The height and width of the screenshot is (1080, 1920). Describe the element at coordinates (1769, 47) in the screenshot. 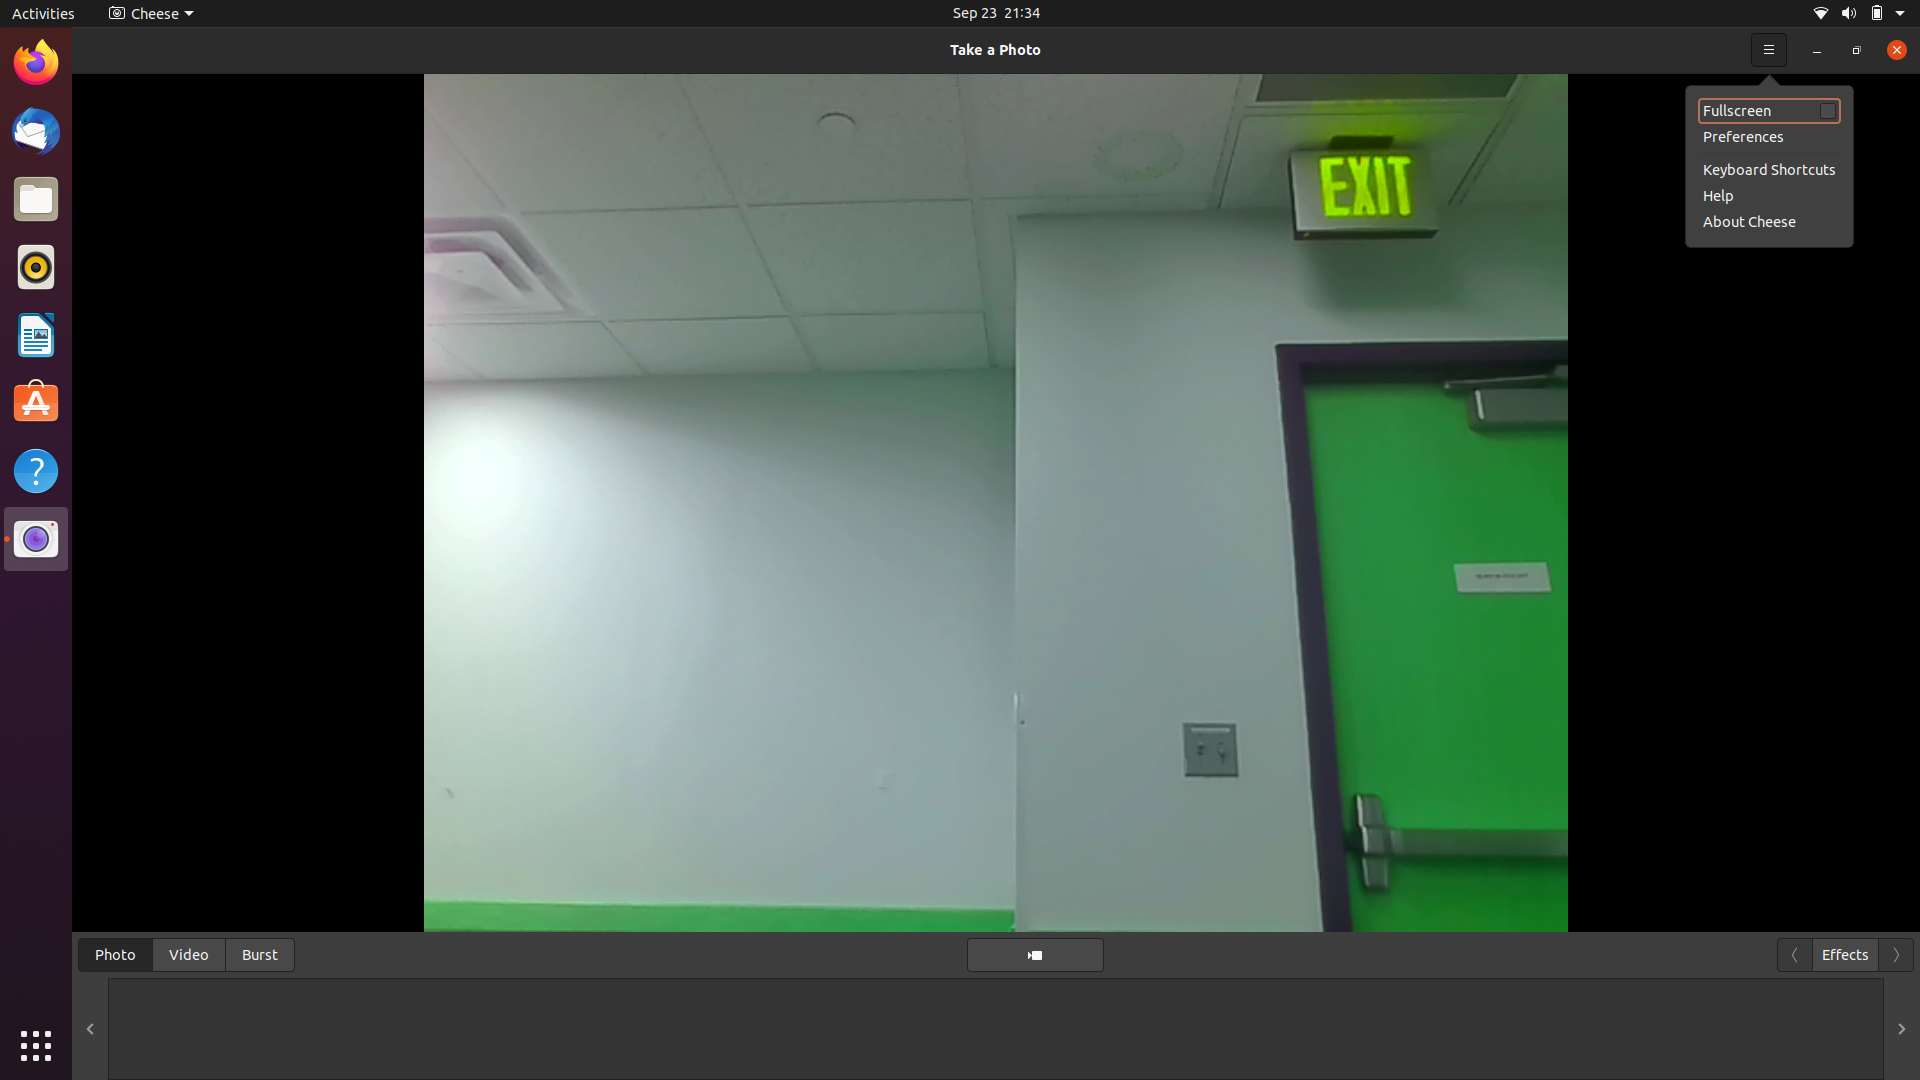

I see `Retrieve the tutorial information for the camera` at that location.